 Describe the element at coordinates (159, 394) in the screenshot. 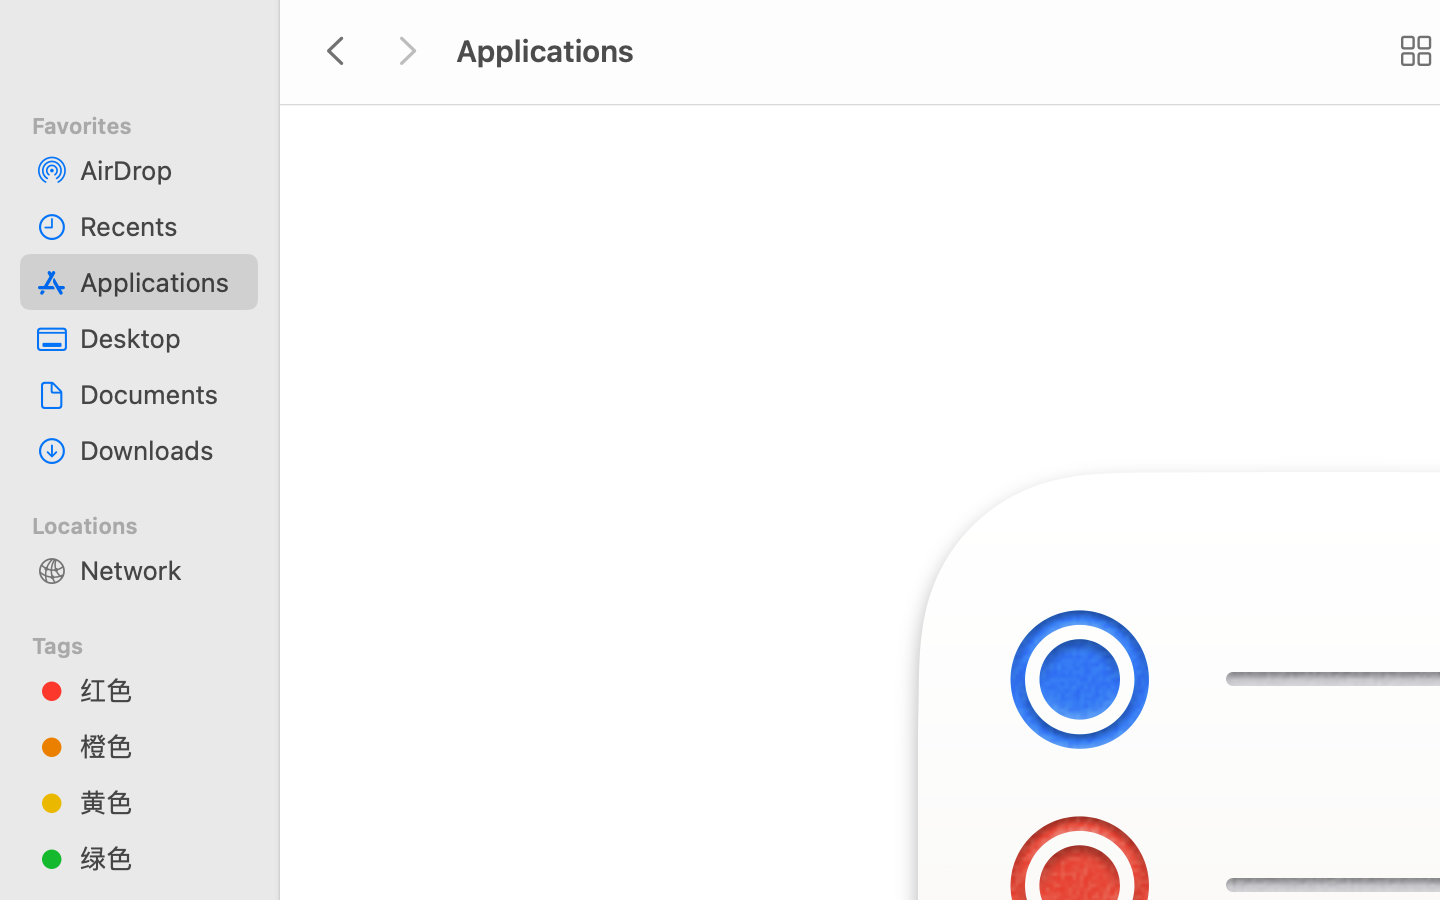

I see `'Documents'` at that location.